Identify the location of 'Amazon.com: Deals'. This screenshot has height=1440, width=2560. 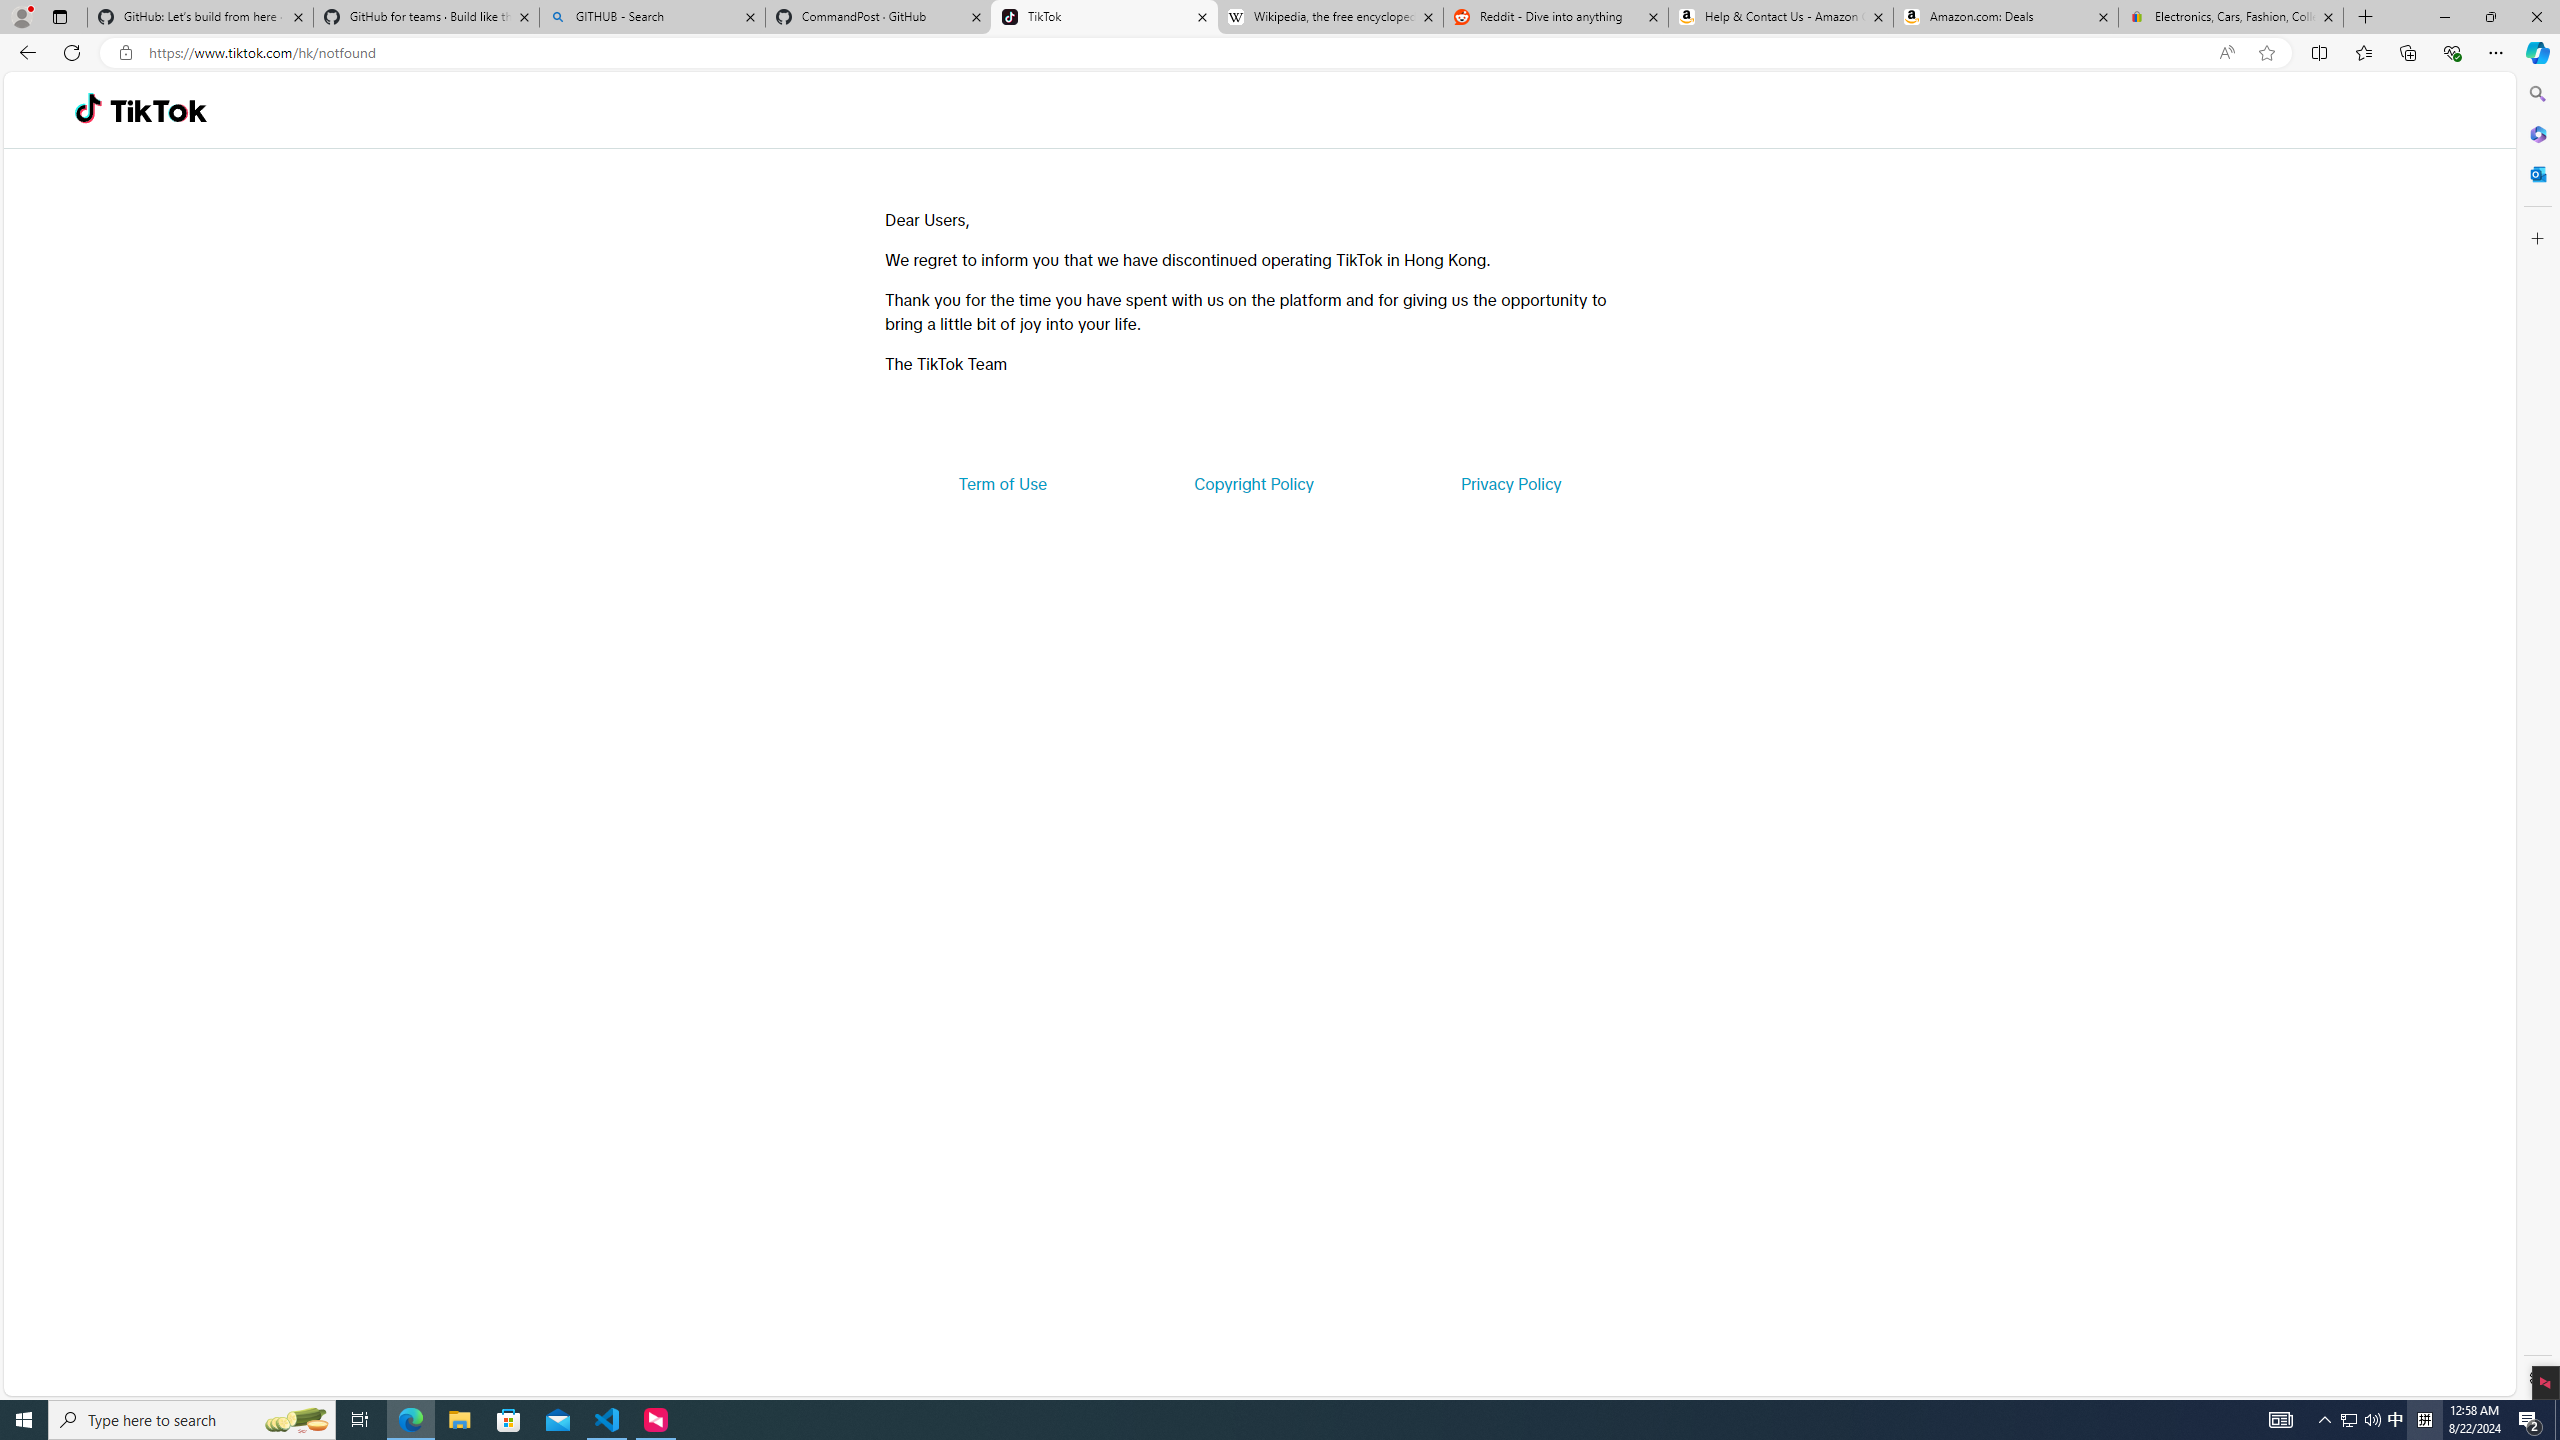
(2005, 16).